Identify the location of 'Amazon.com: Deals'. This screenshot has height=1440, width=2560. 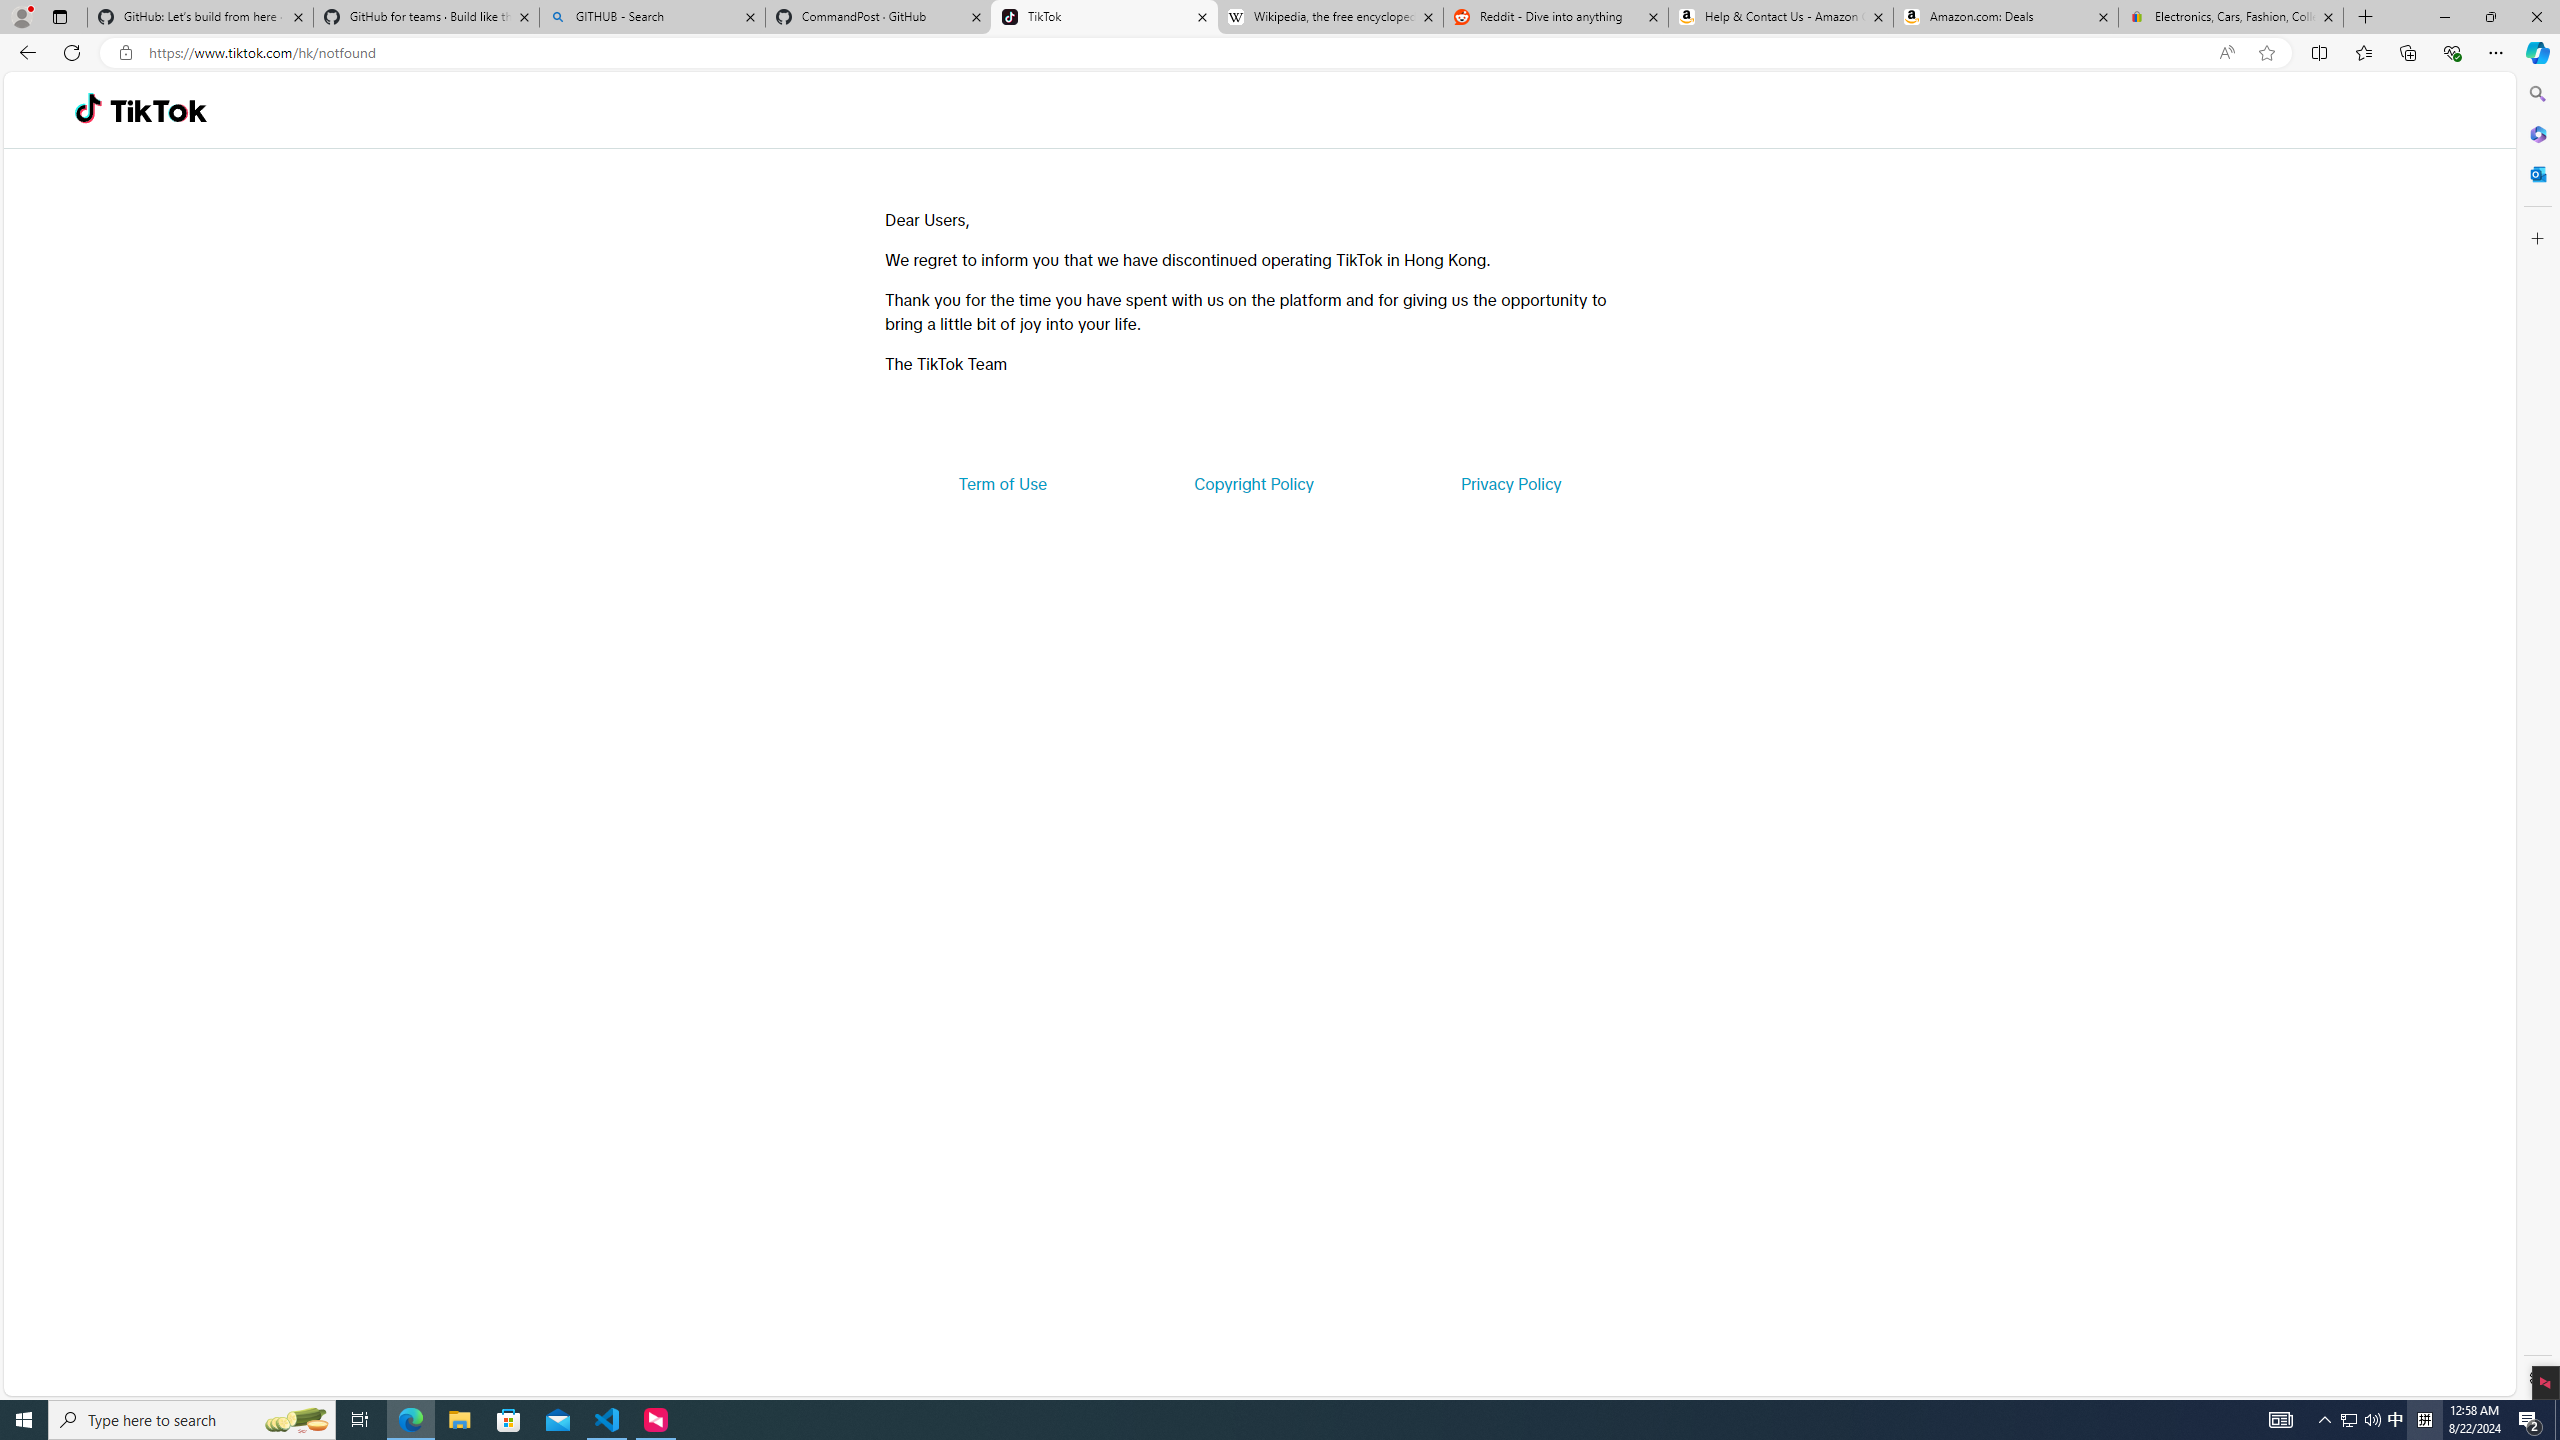
(2005, 16).